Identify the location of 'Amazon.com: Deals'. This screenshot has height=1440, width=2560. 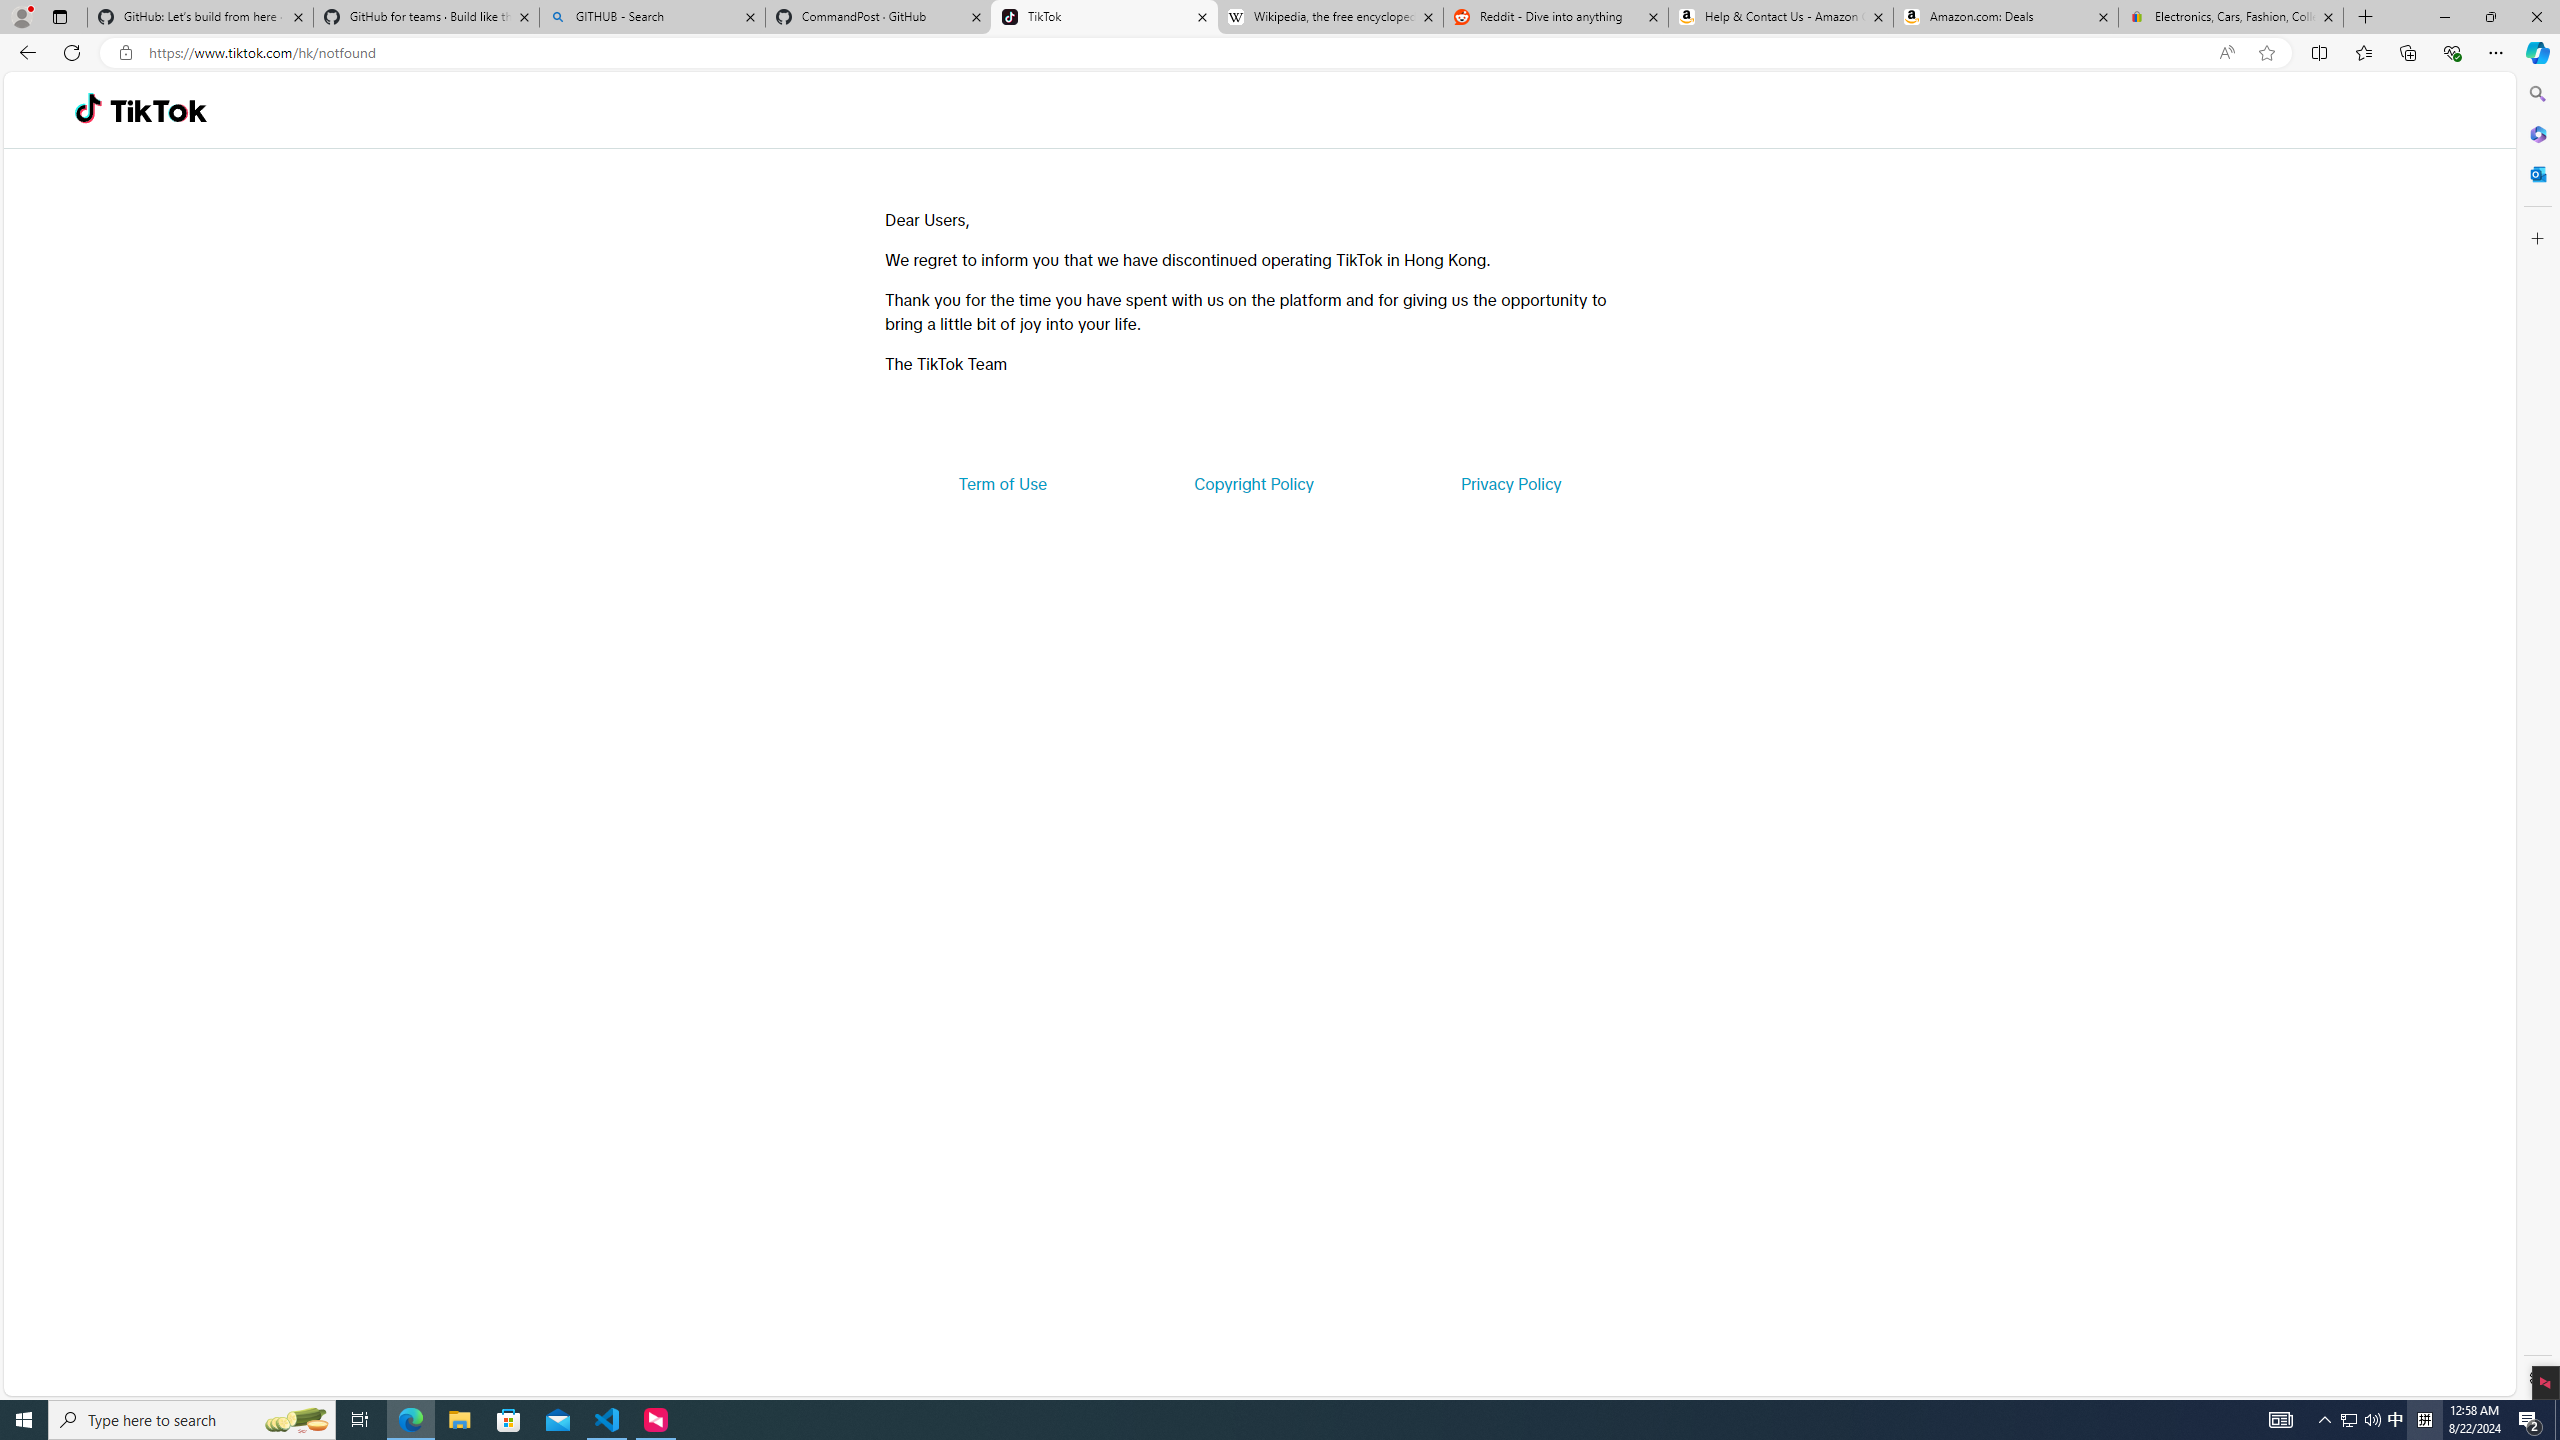
(2005, 16).